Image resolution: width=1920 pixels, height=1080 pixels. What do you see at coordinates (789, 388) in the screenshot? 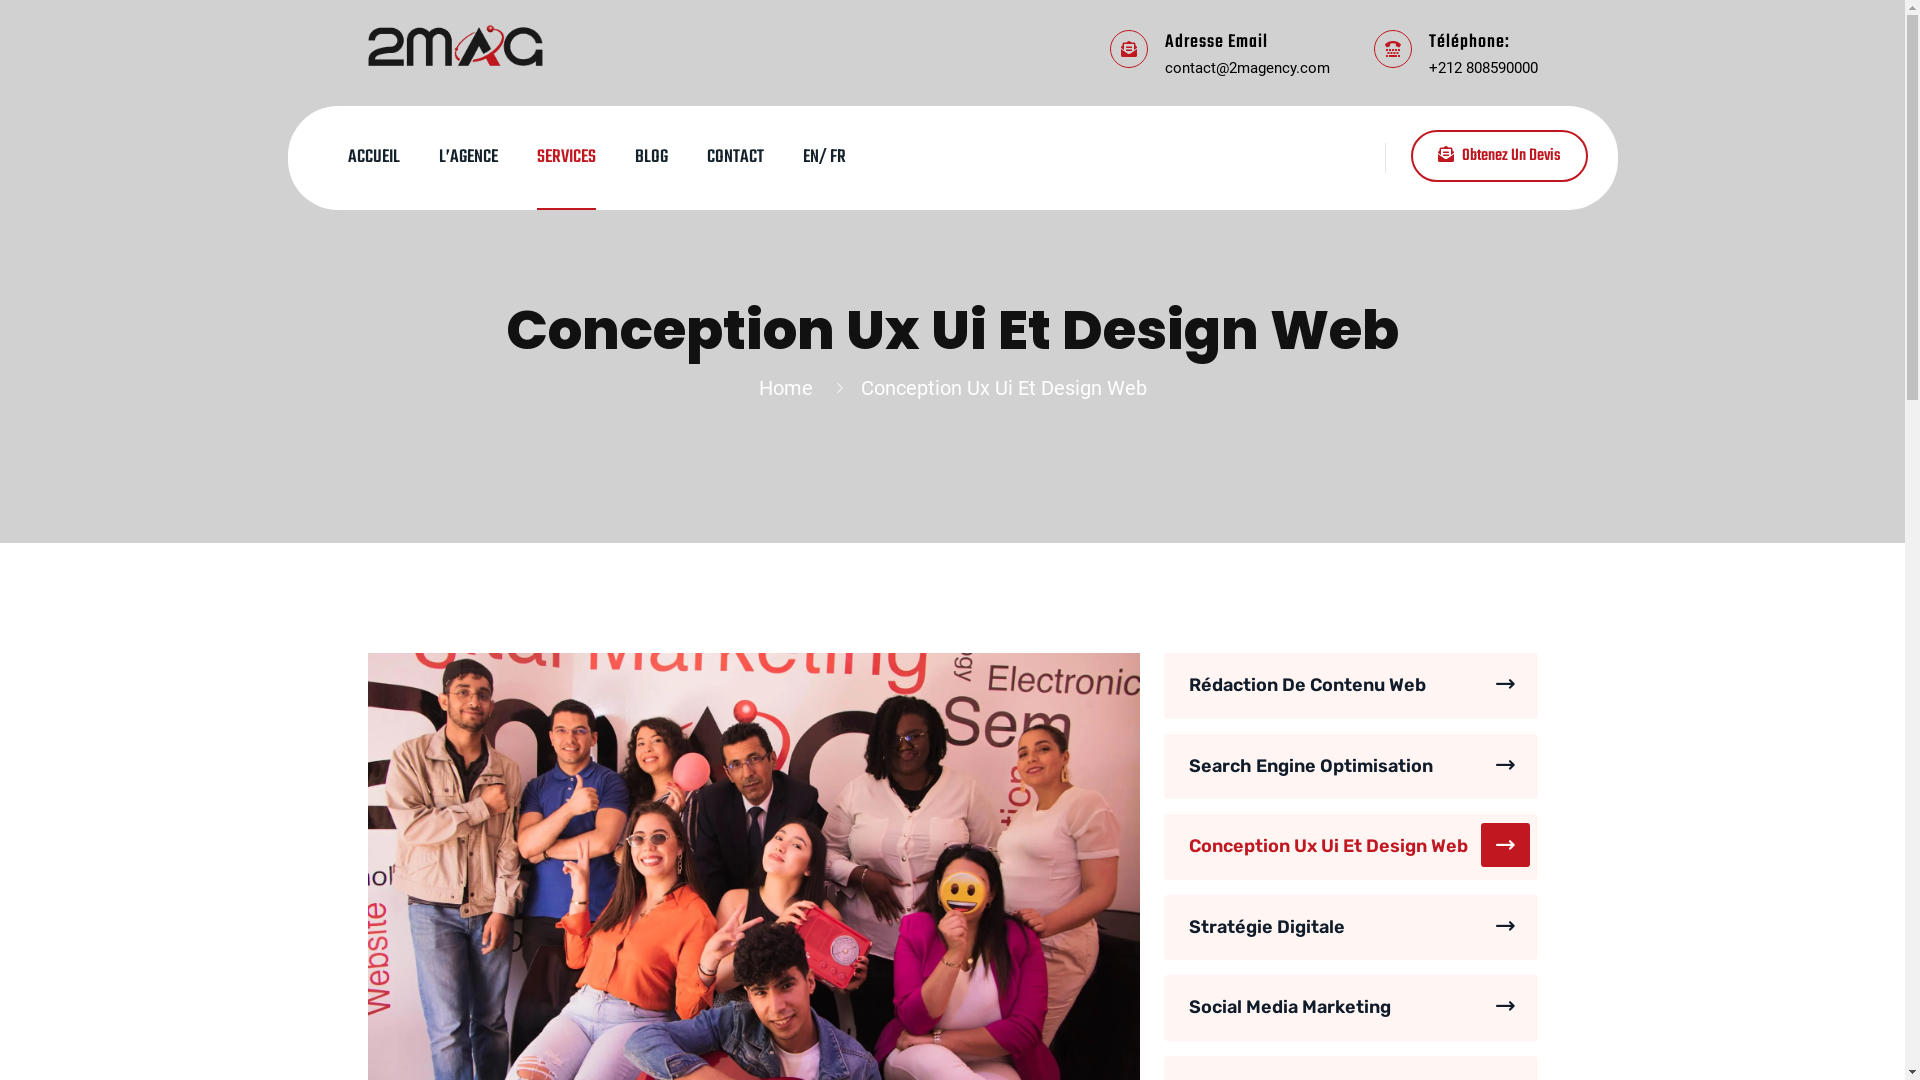
I see `'Home  '` at bounding box center [789, 388].